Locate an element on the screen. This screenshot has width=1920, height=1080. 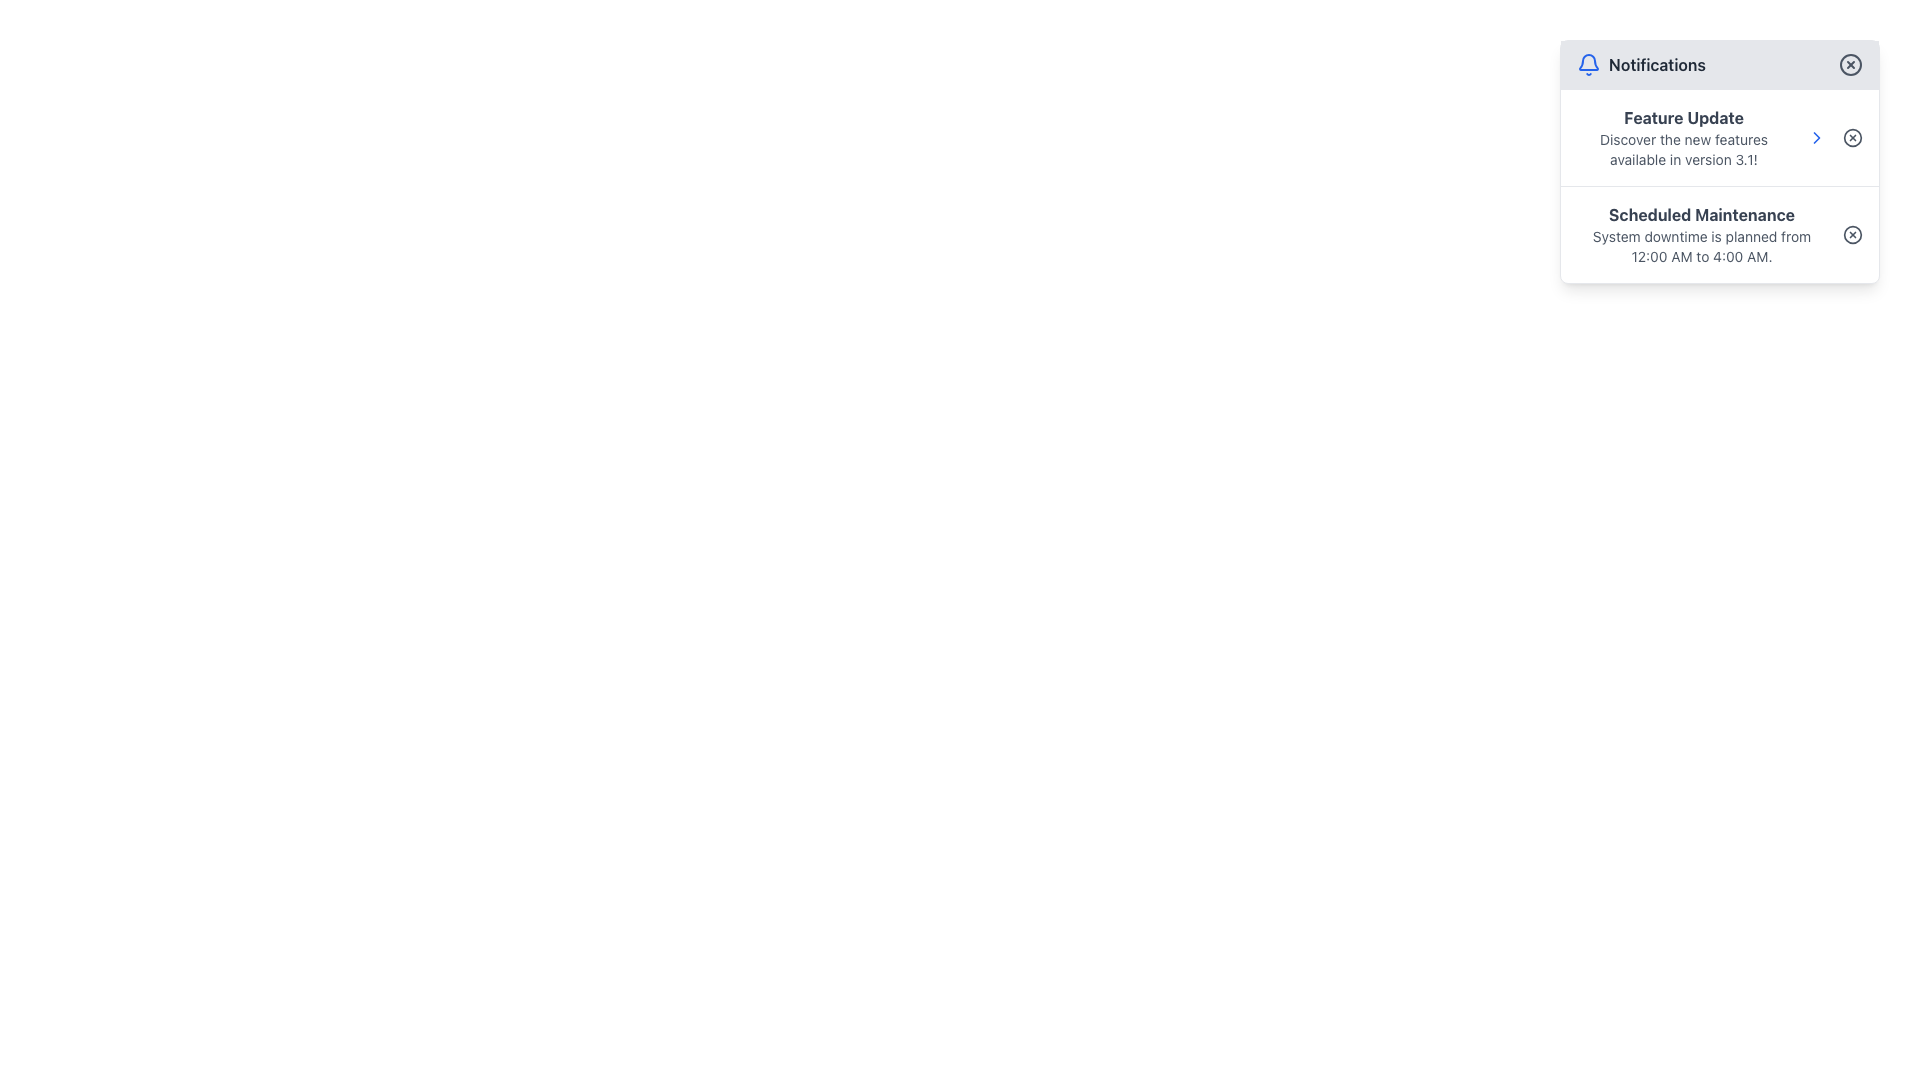
the chevron icon button located is located at coordinates (1817, 137).